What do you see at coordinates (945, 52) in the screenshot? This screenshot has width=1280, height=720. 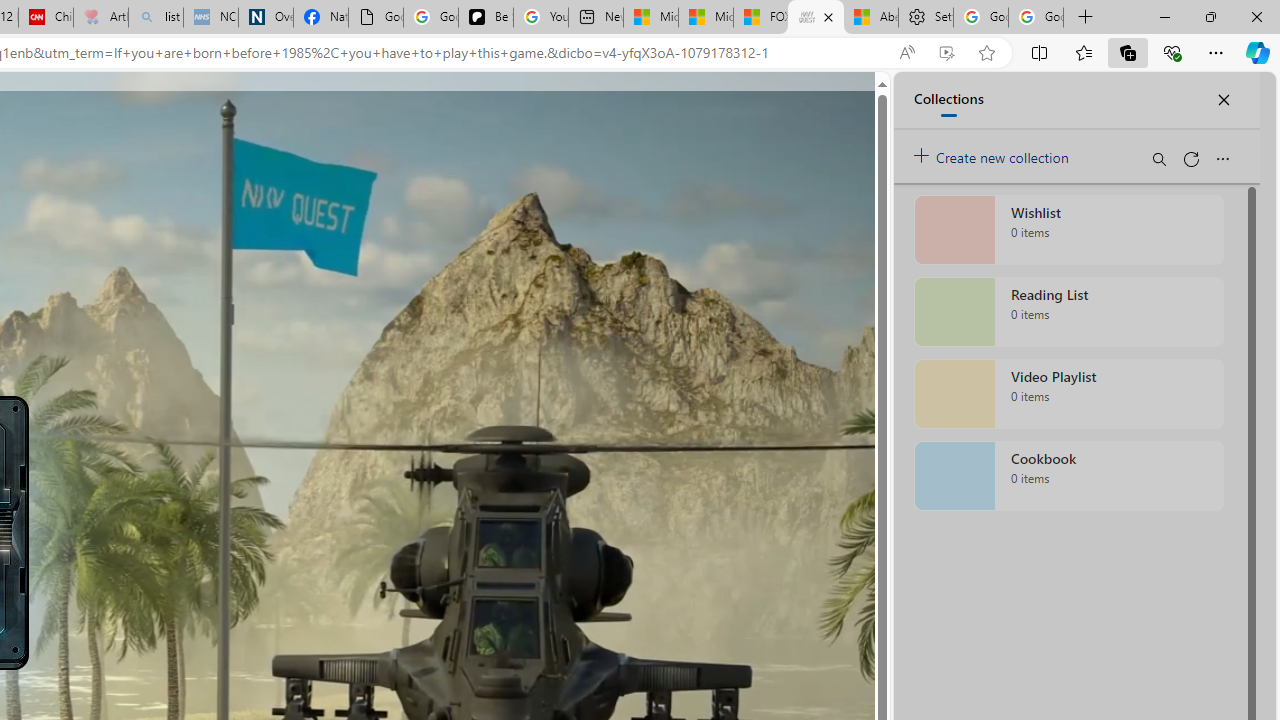 I see `'Enhance video'` at bounding box center [945, 52].